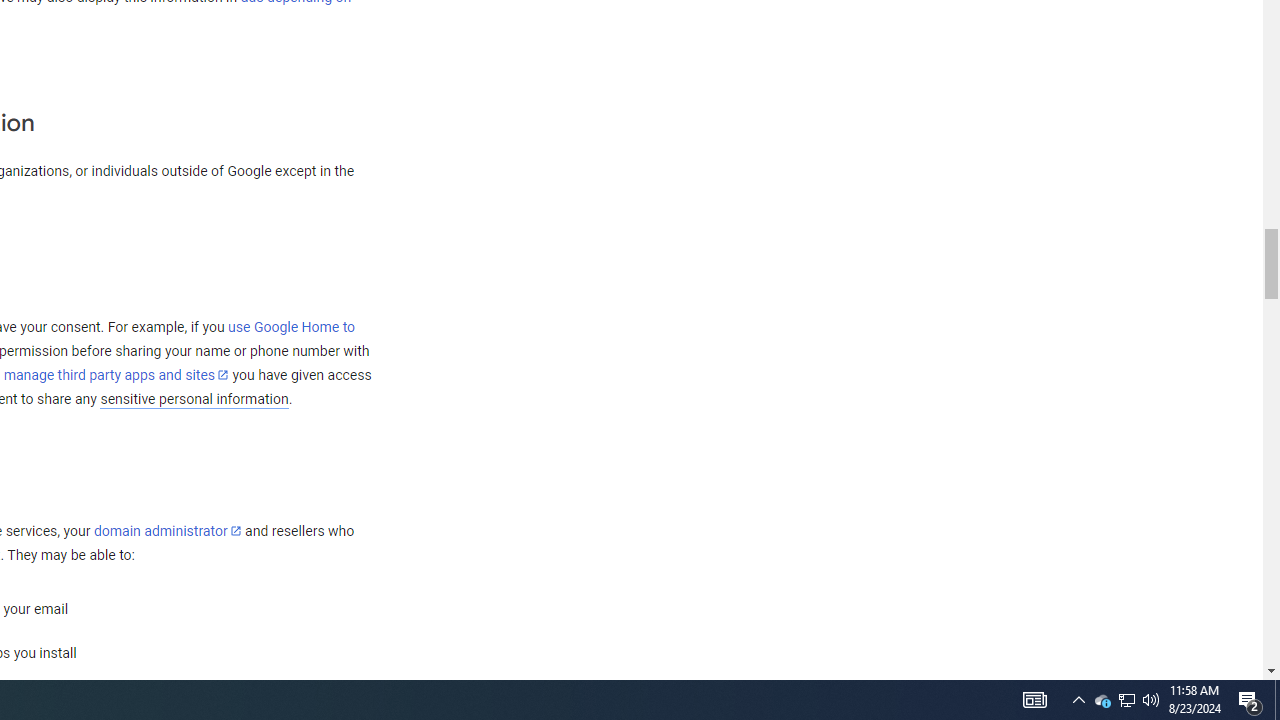 This screenshot has width=1280, height=720. What do you see at coordinates (194, 399) in the screenshot?
I see `'sensitive personal information'` at bounding box center [194, 399].